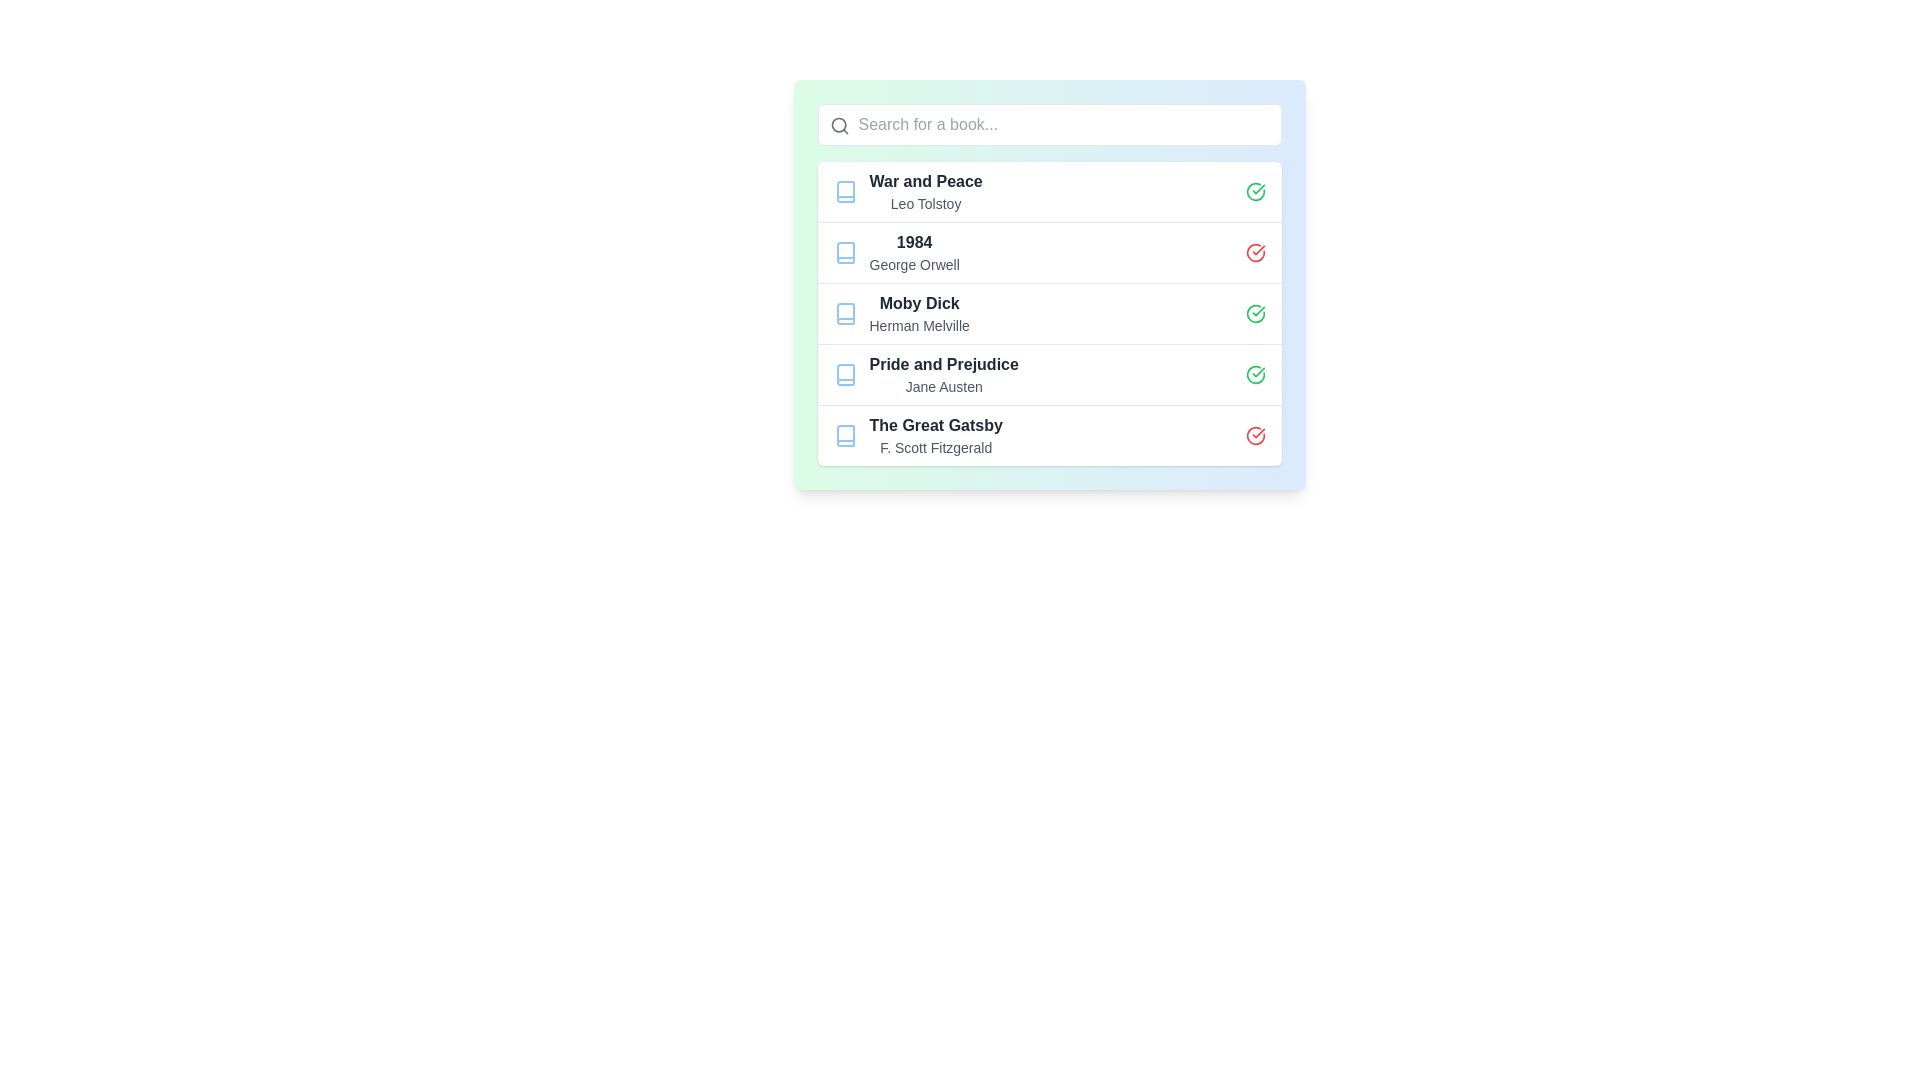  Describe the element at coordinates (913, 264) in the screenshot. I see `the label displaying the author of the book '1984', which is located below the bold title in the same list item` at that location.